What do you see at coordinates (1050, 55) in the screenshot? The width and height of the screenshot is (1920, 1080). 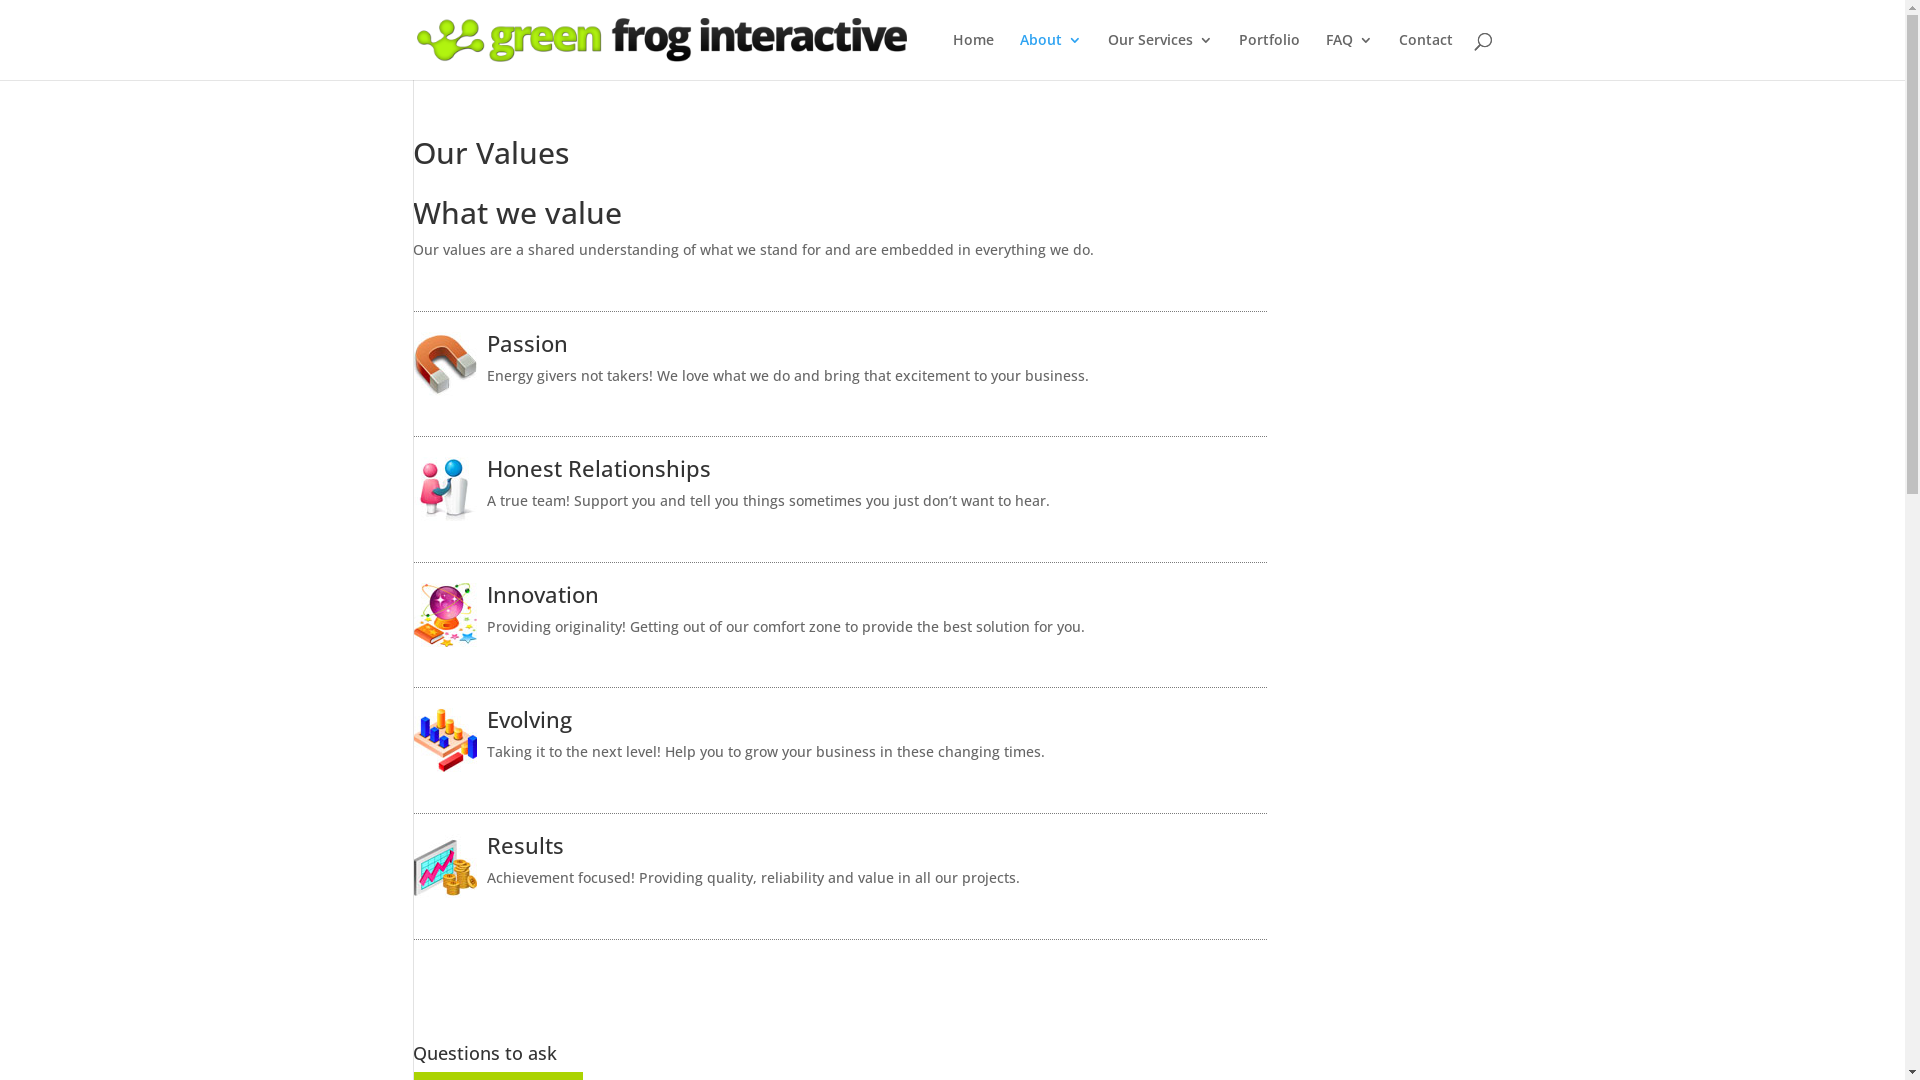 I see `'About'` at bounding box center [1050, 55].